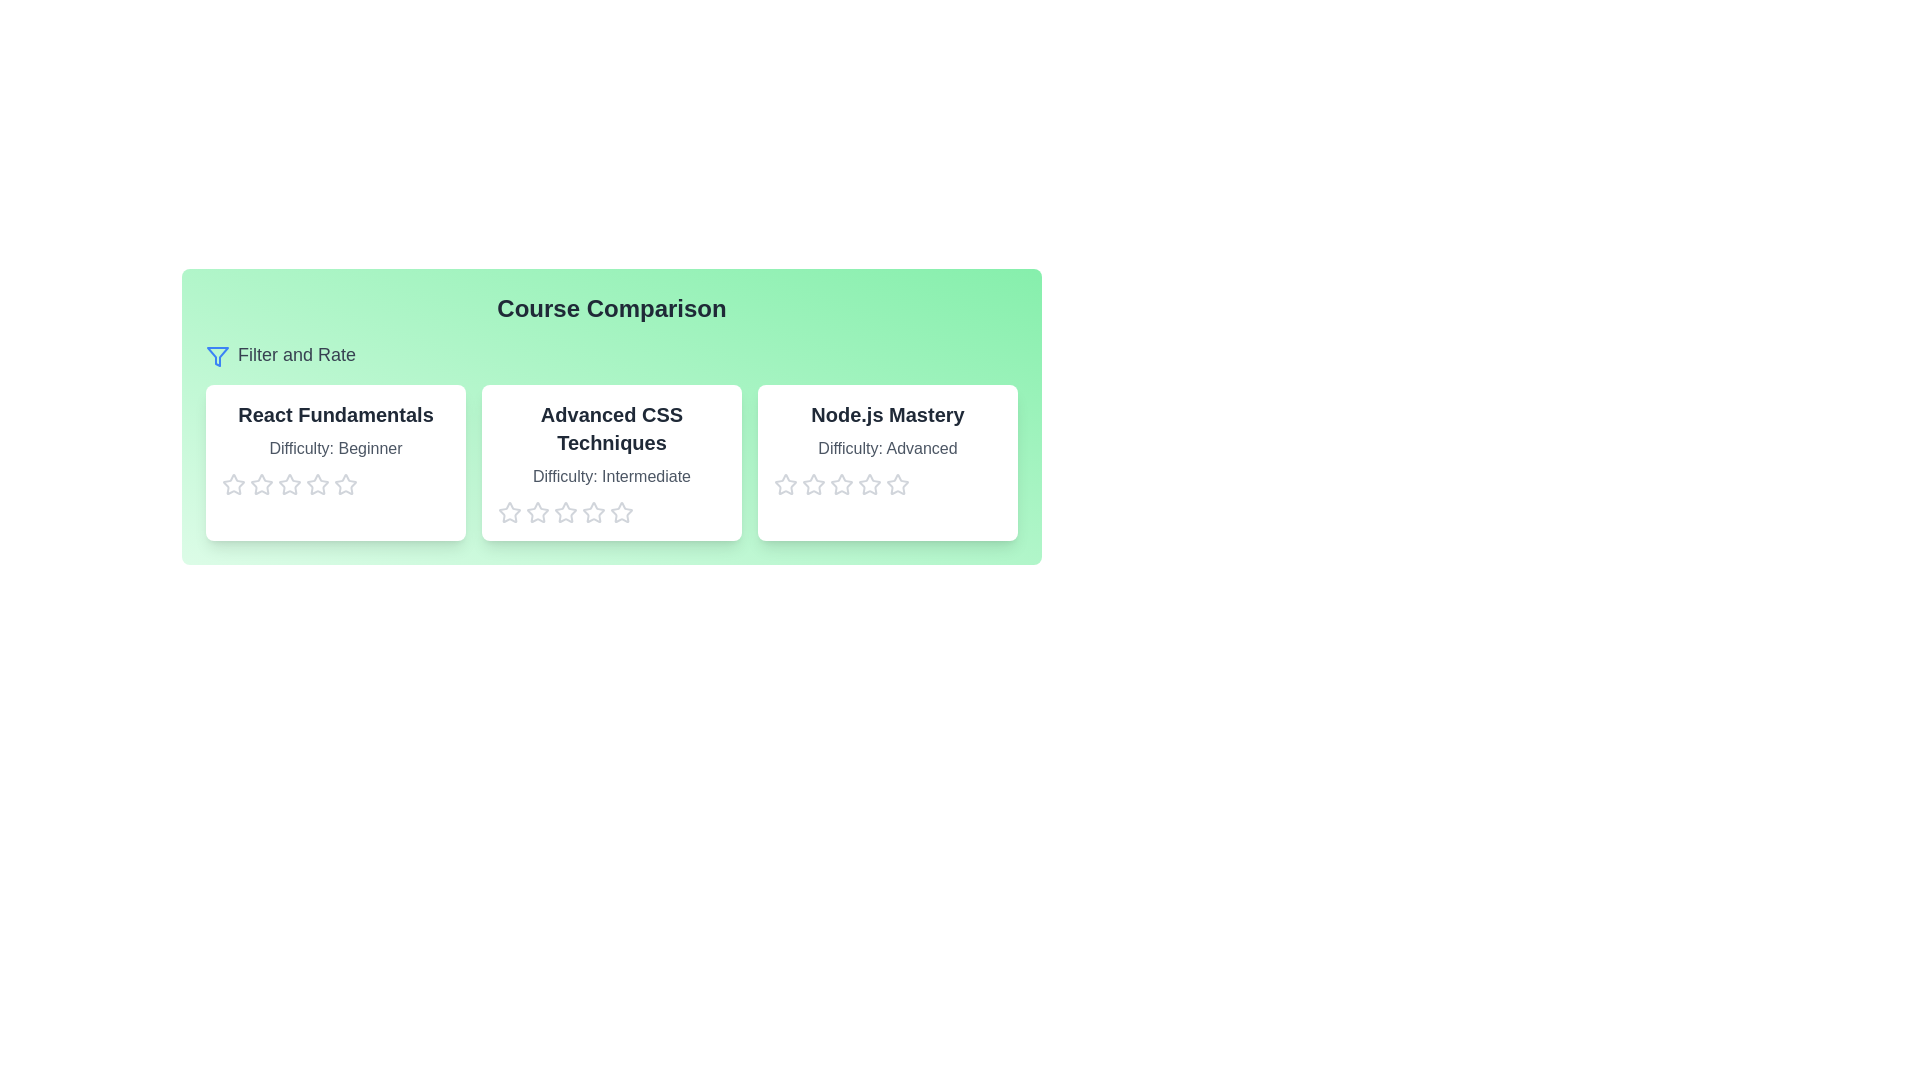  What do you see at coordinates (217, 355) in the screenshot?
I see `the 'Filter and Rate' filter icon` at bounding box center [217, 355].